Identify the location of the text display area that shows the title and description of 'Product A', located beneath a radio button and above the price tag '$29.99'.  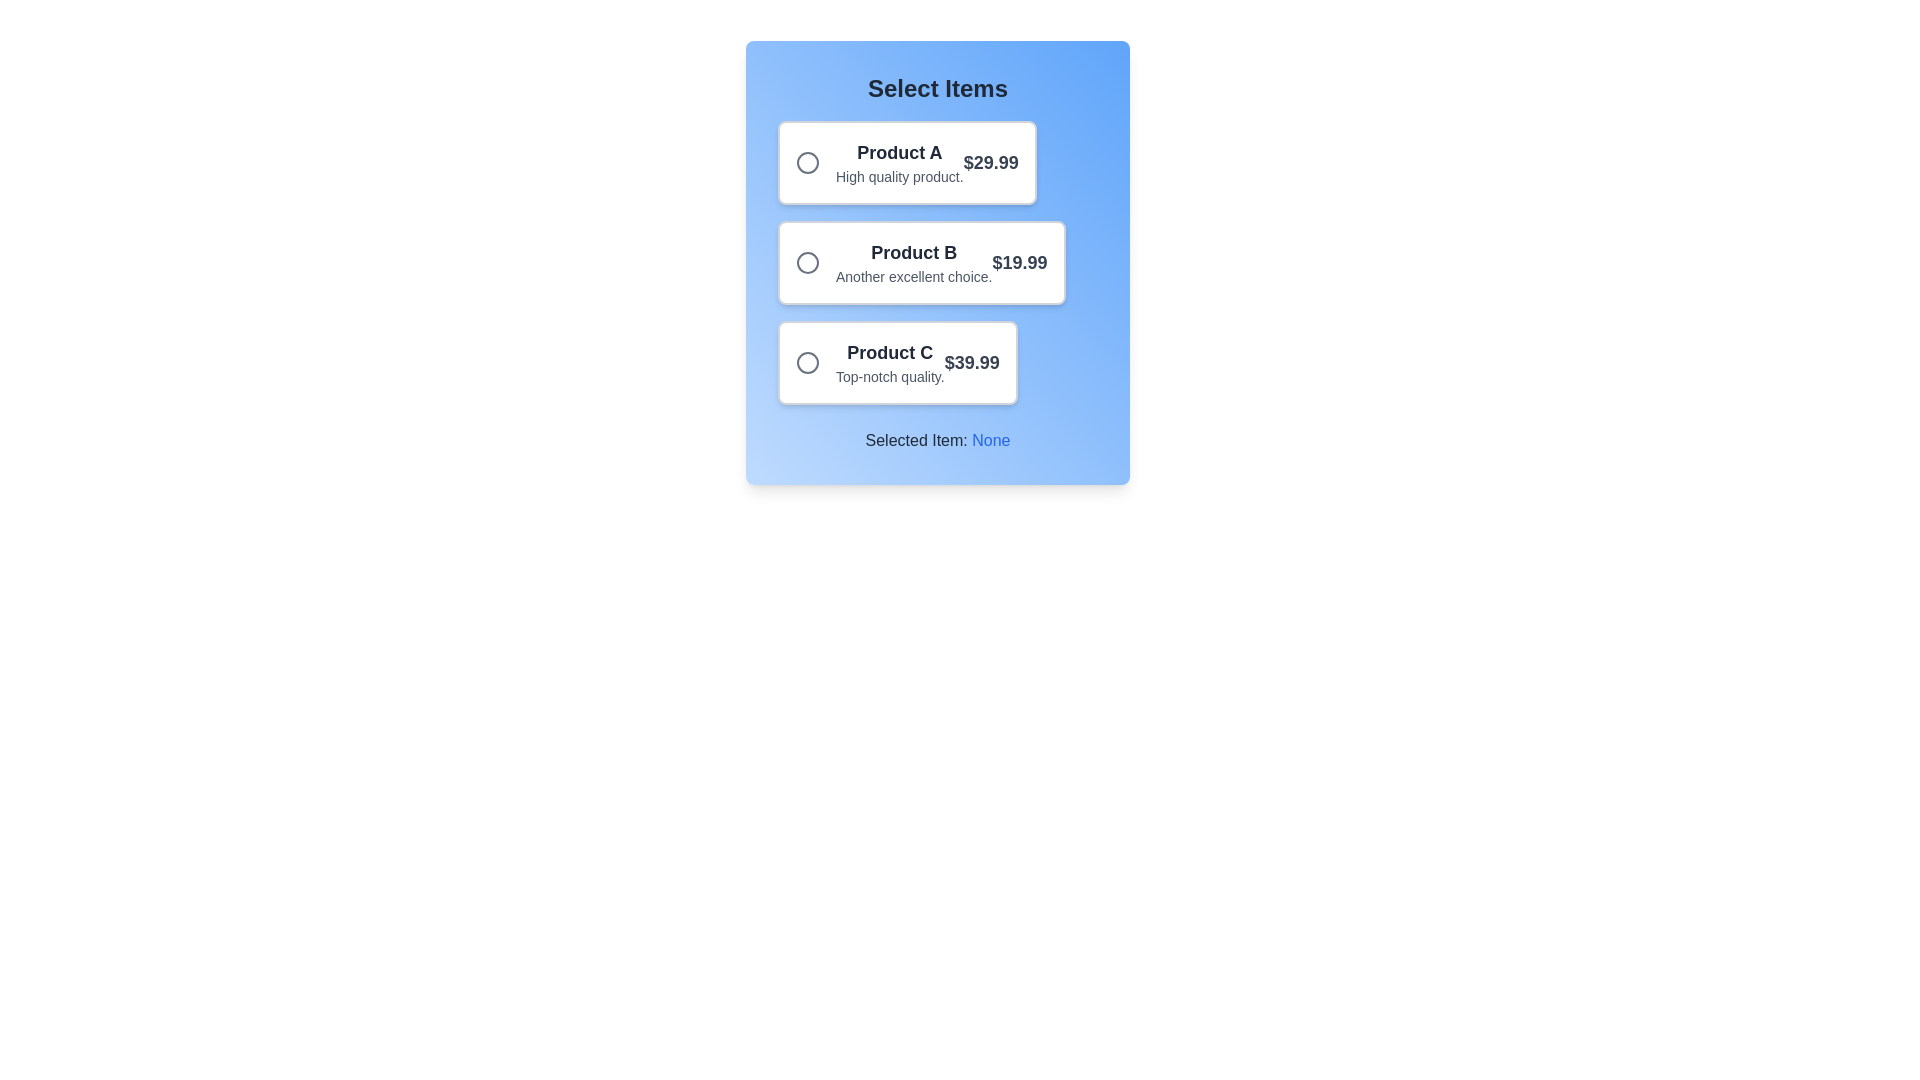
(898, 161).